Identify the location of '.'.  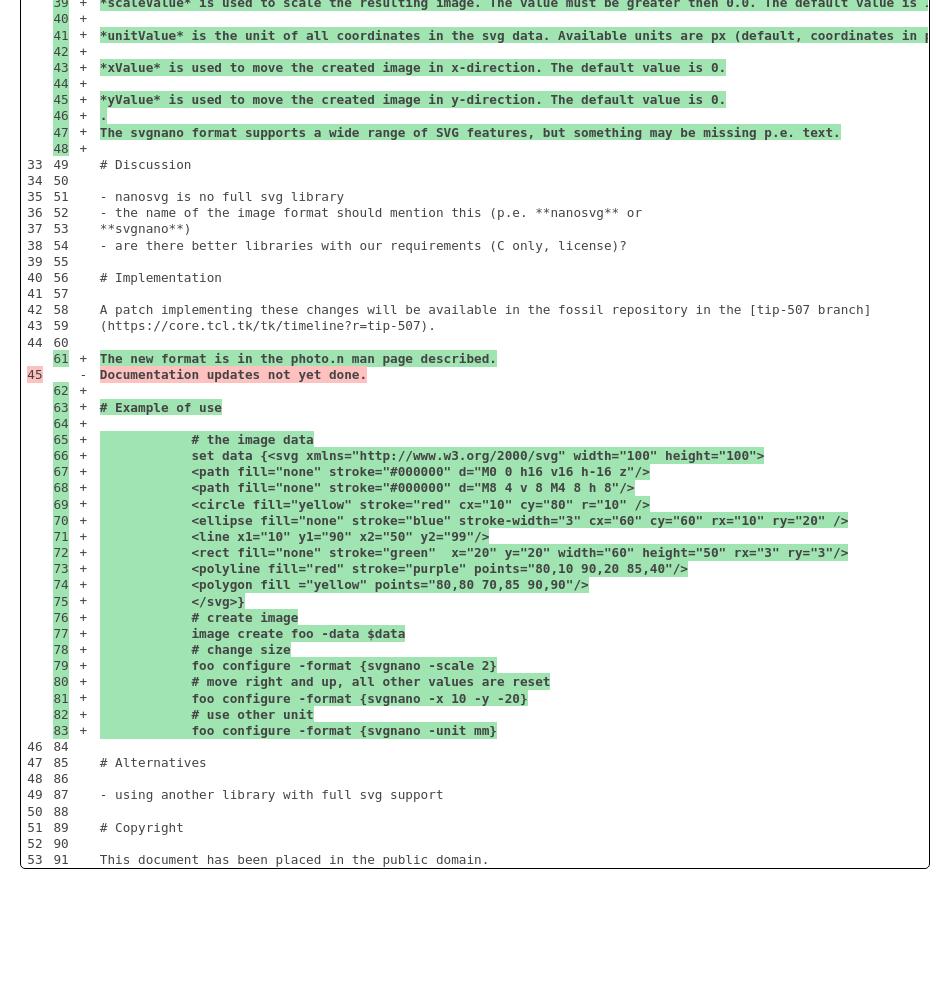
(102, 114).